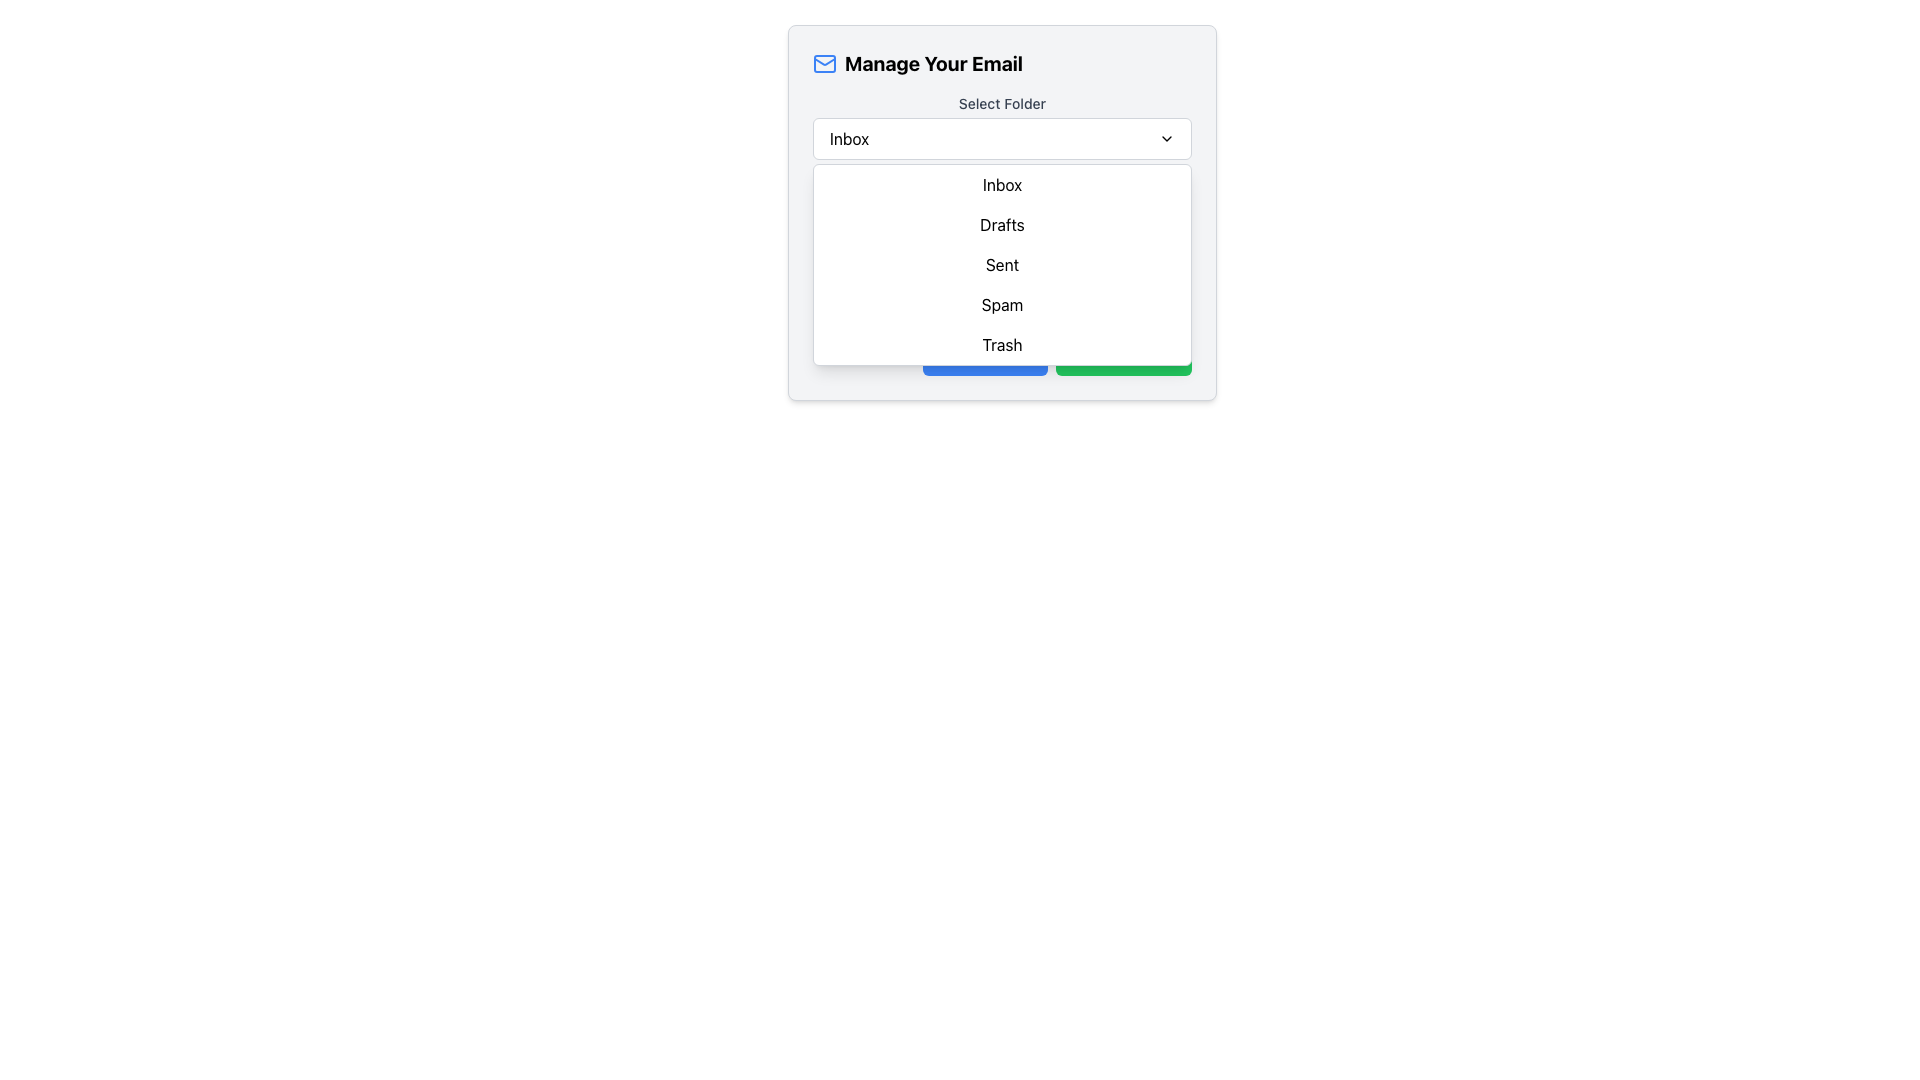  Describe the element at coordinates (1002, 63) in the screenshot. I see `text 'Manage Your Email' from the header section, which features a blue envelope icon aligned to the left` at that location.